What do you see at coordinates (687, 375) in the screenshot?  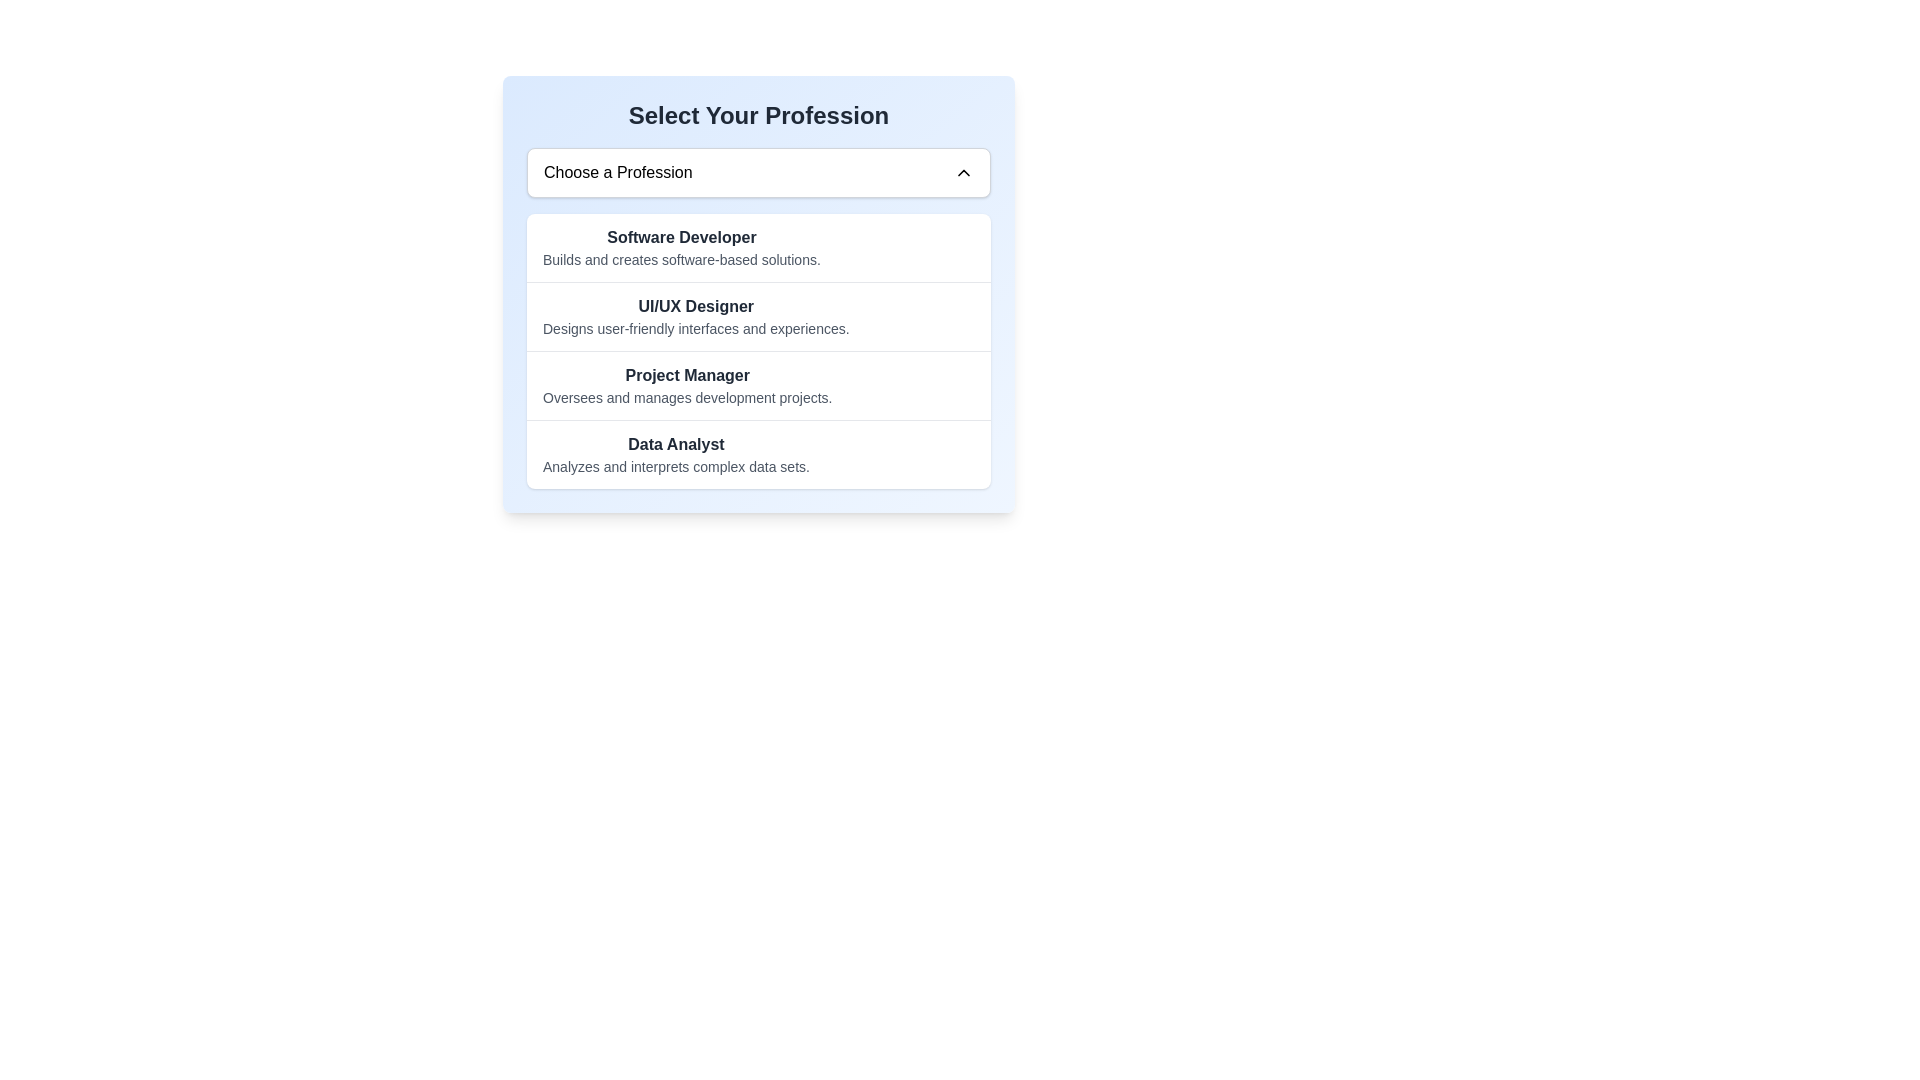 I see `the text label displaying 'Project Manager' in bold, dark gray font, located in the center area of the layout, near the description 'Oversees and manages development projects.'` at bounding box center [687, 375].